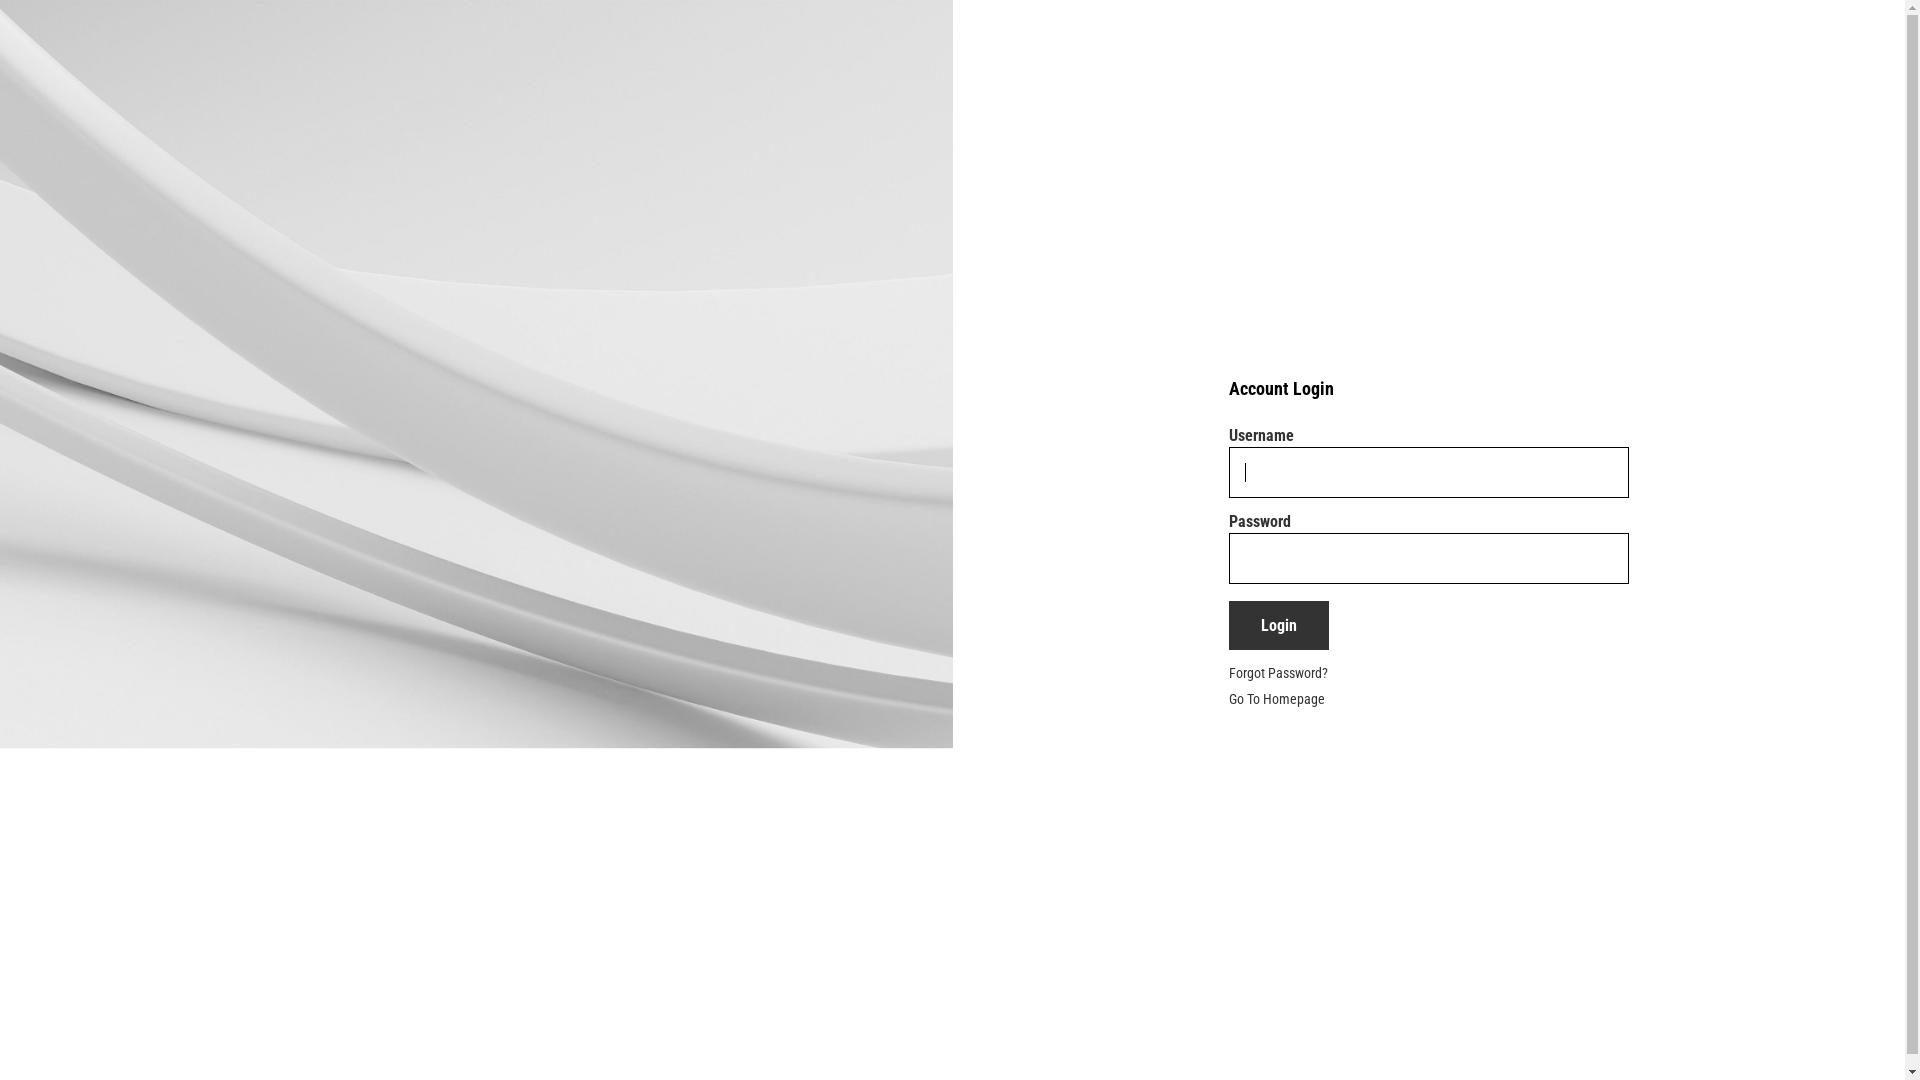 This screenshot has width=1920, height=1080. What do you see at coordinates (1227, 624) in the screenshot?
I see `'Login'` at bounding box center [1227, 624].